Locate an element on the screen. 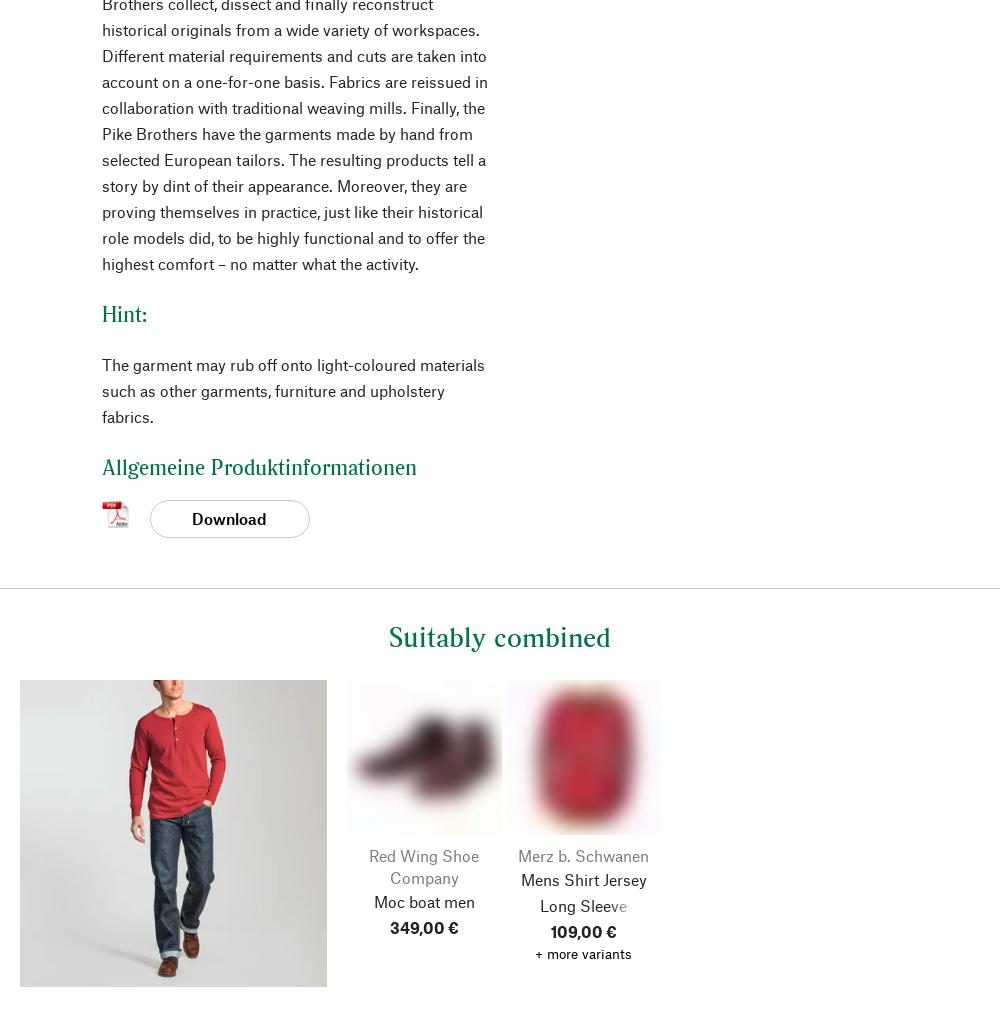  'Moc boat men' is located at coordinates (423, 900).